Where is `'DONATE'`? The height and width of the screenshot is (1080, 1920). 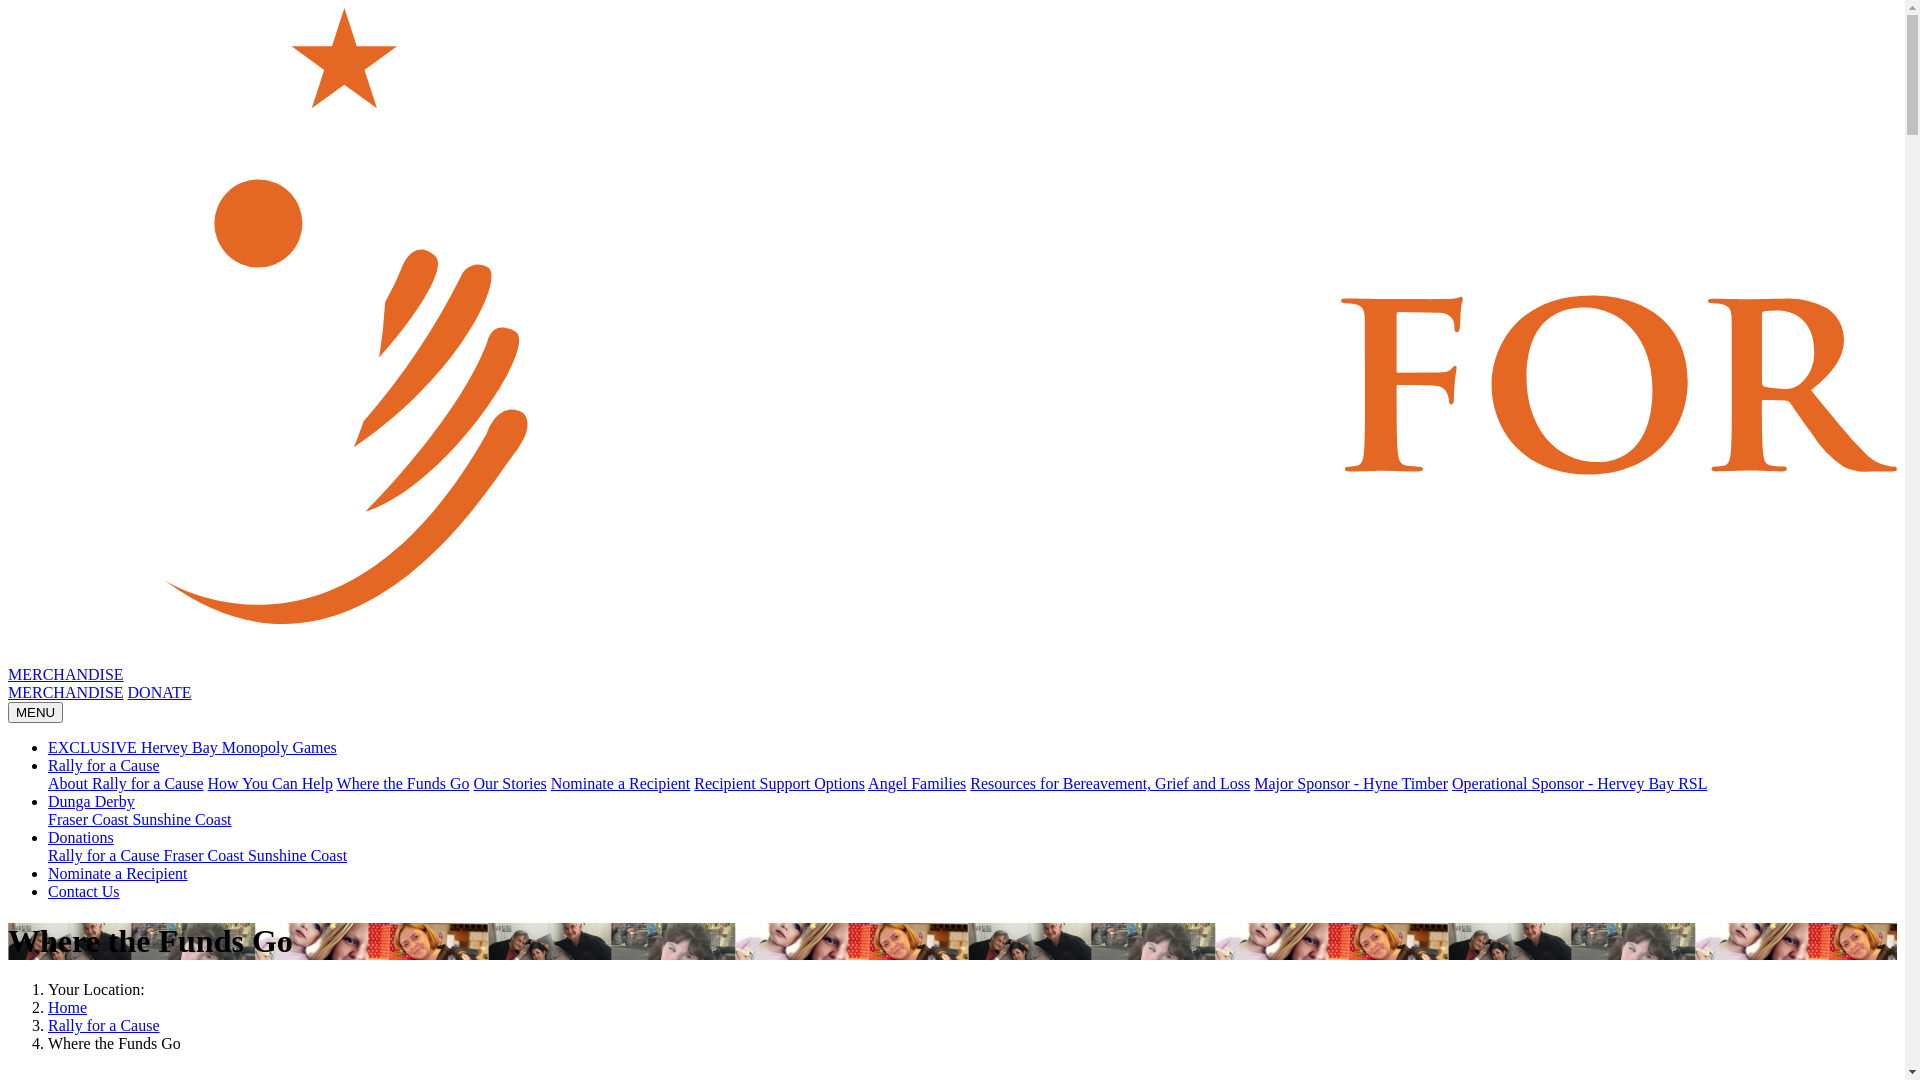
'DONATE' is located at coordinates (158, 691).